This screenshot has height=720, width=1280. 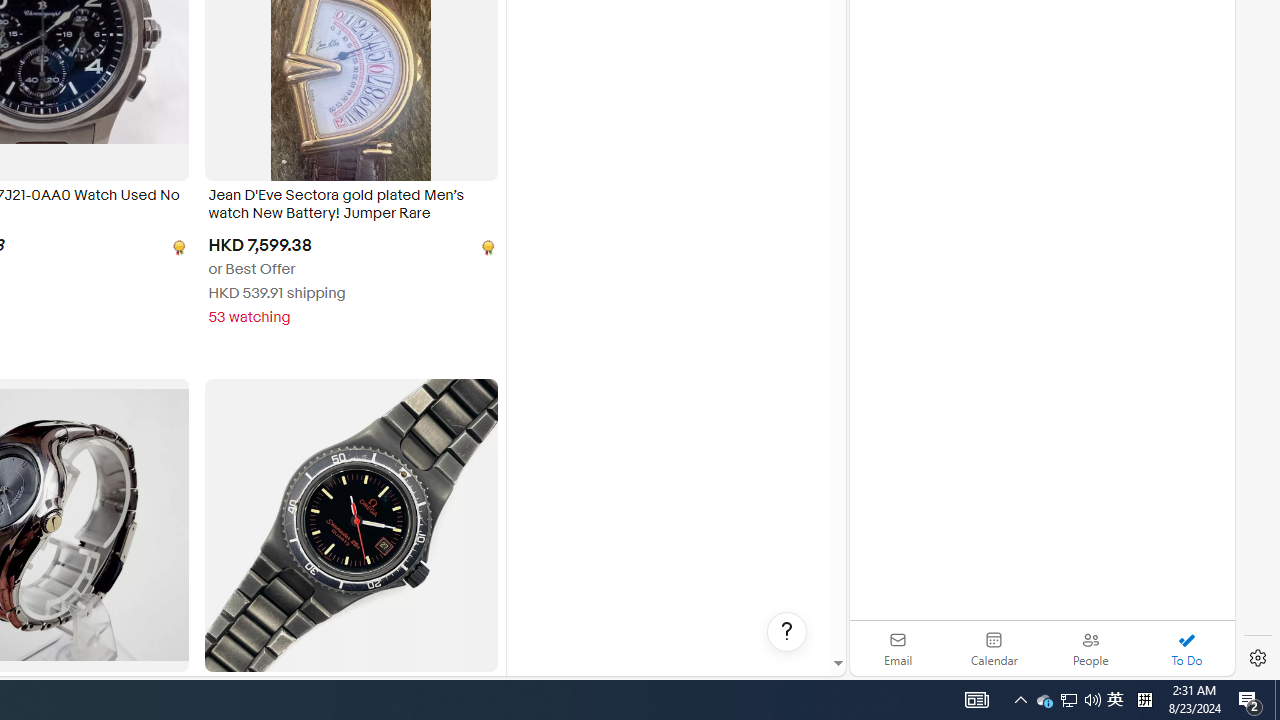 What do you see at coordinates (897, 648) in the screenshot?
I see `'Email'` at bounding box center [897, 648].